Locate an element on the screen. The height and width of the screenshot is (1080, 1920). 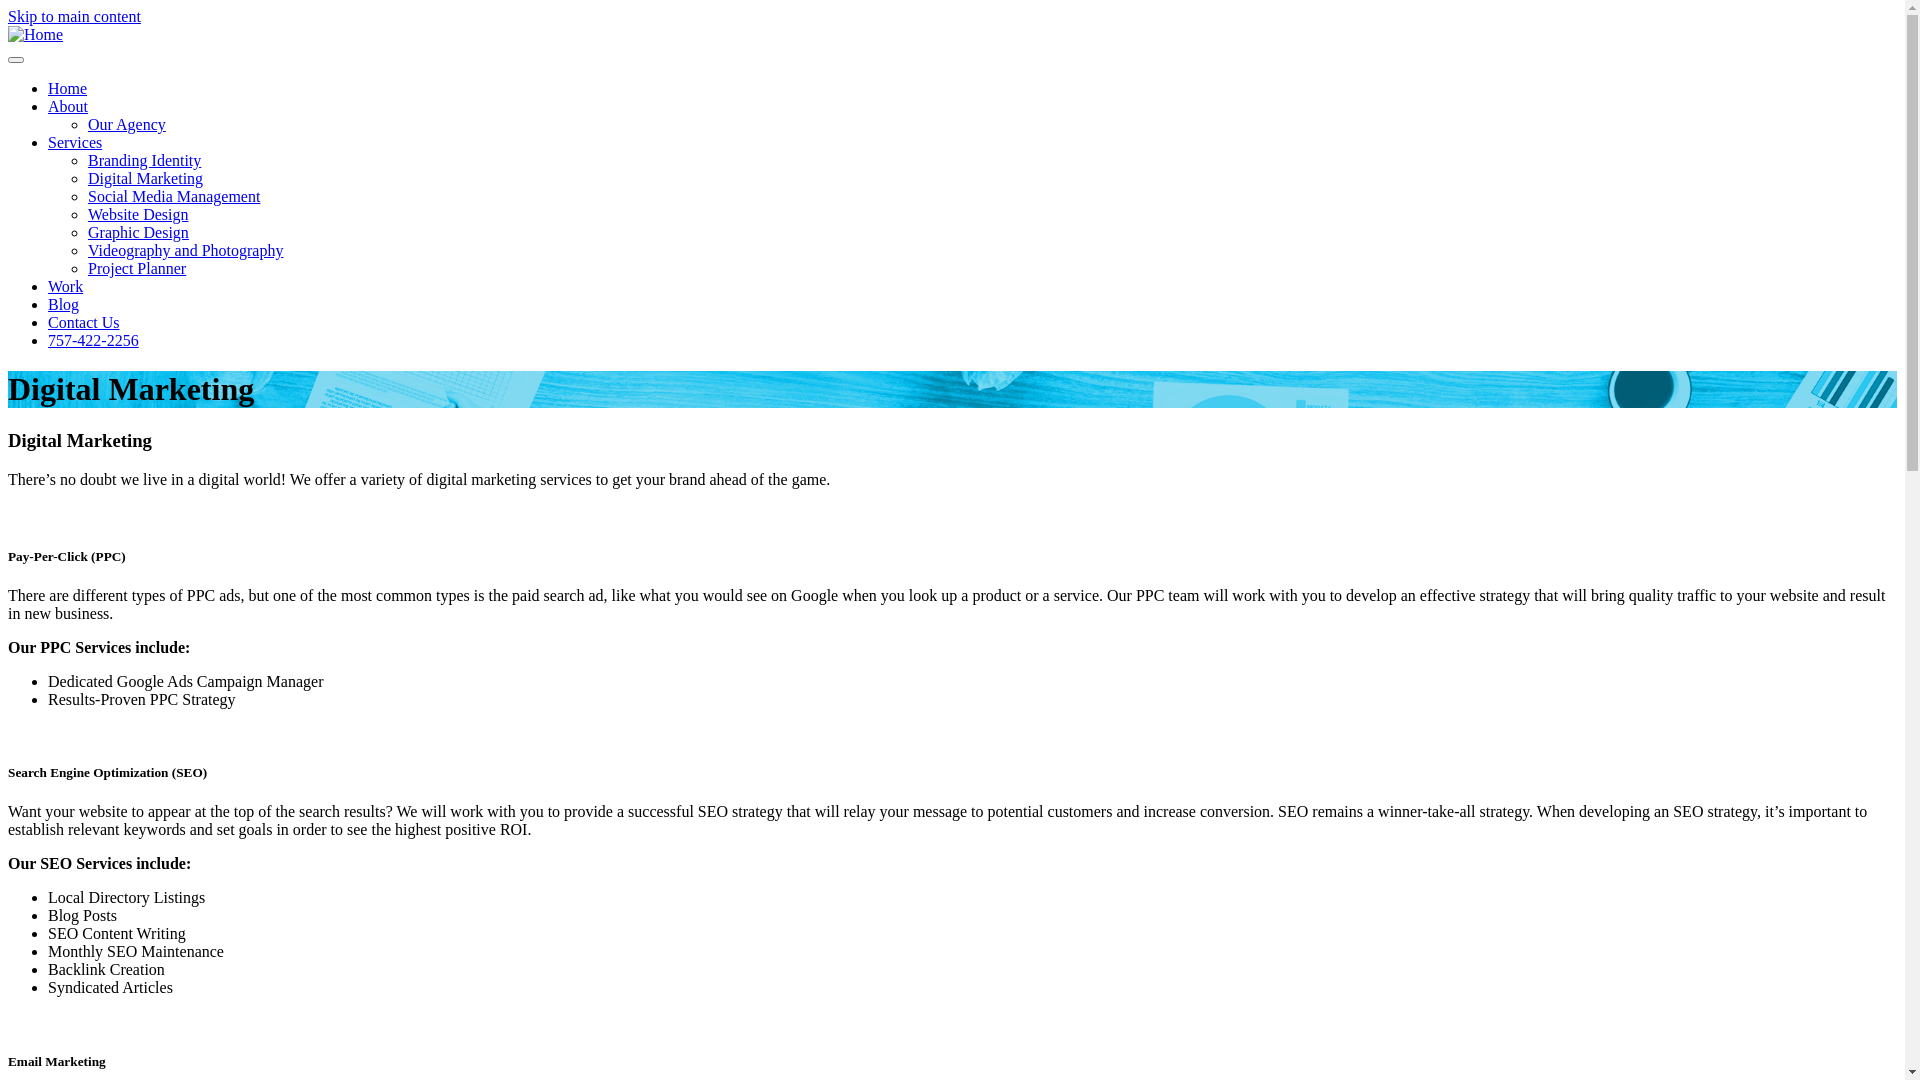
'Graphic Design' is located at coordinates (137, 231).